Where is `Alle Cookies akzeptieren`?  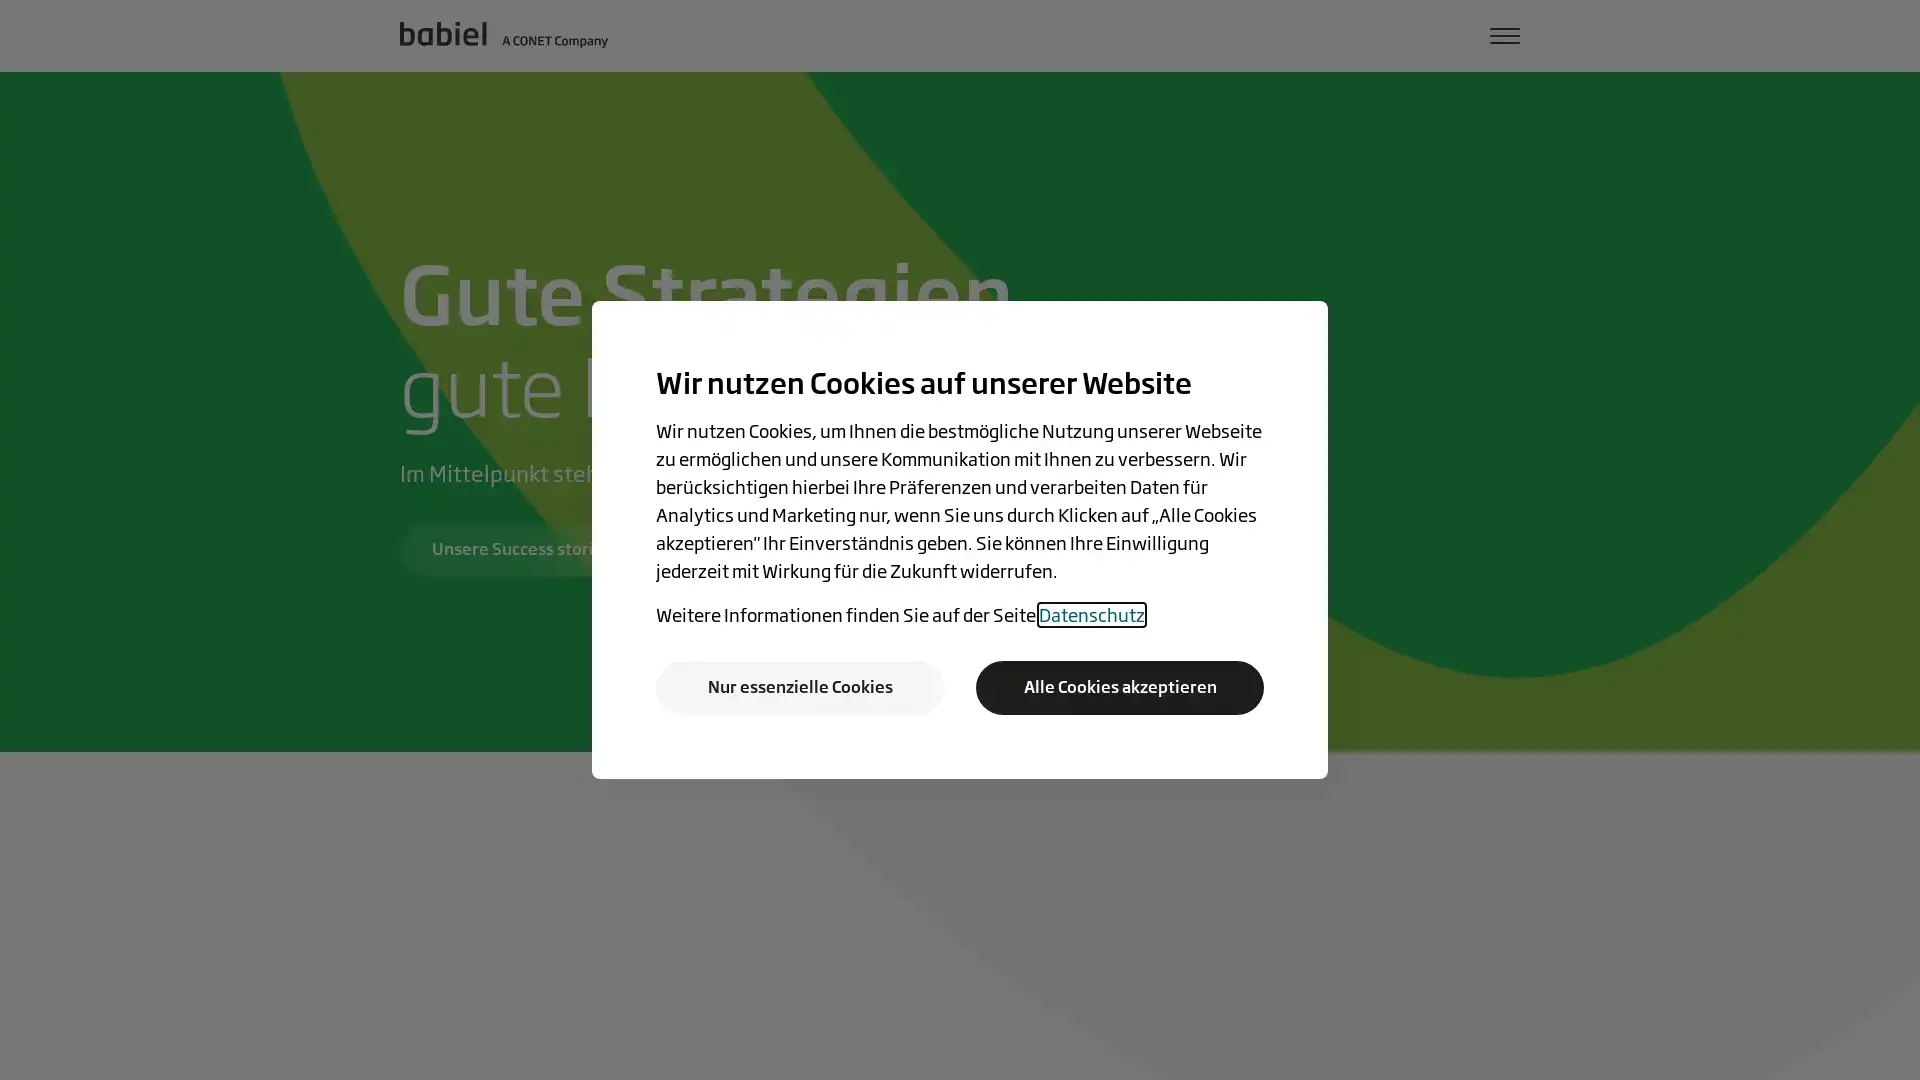 Alle Cookies akzeptieren is located at coordinates (1118, 686).